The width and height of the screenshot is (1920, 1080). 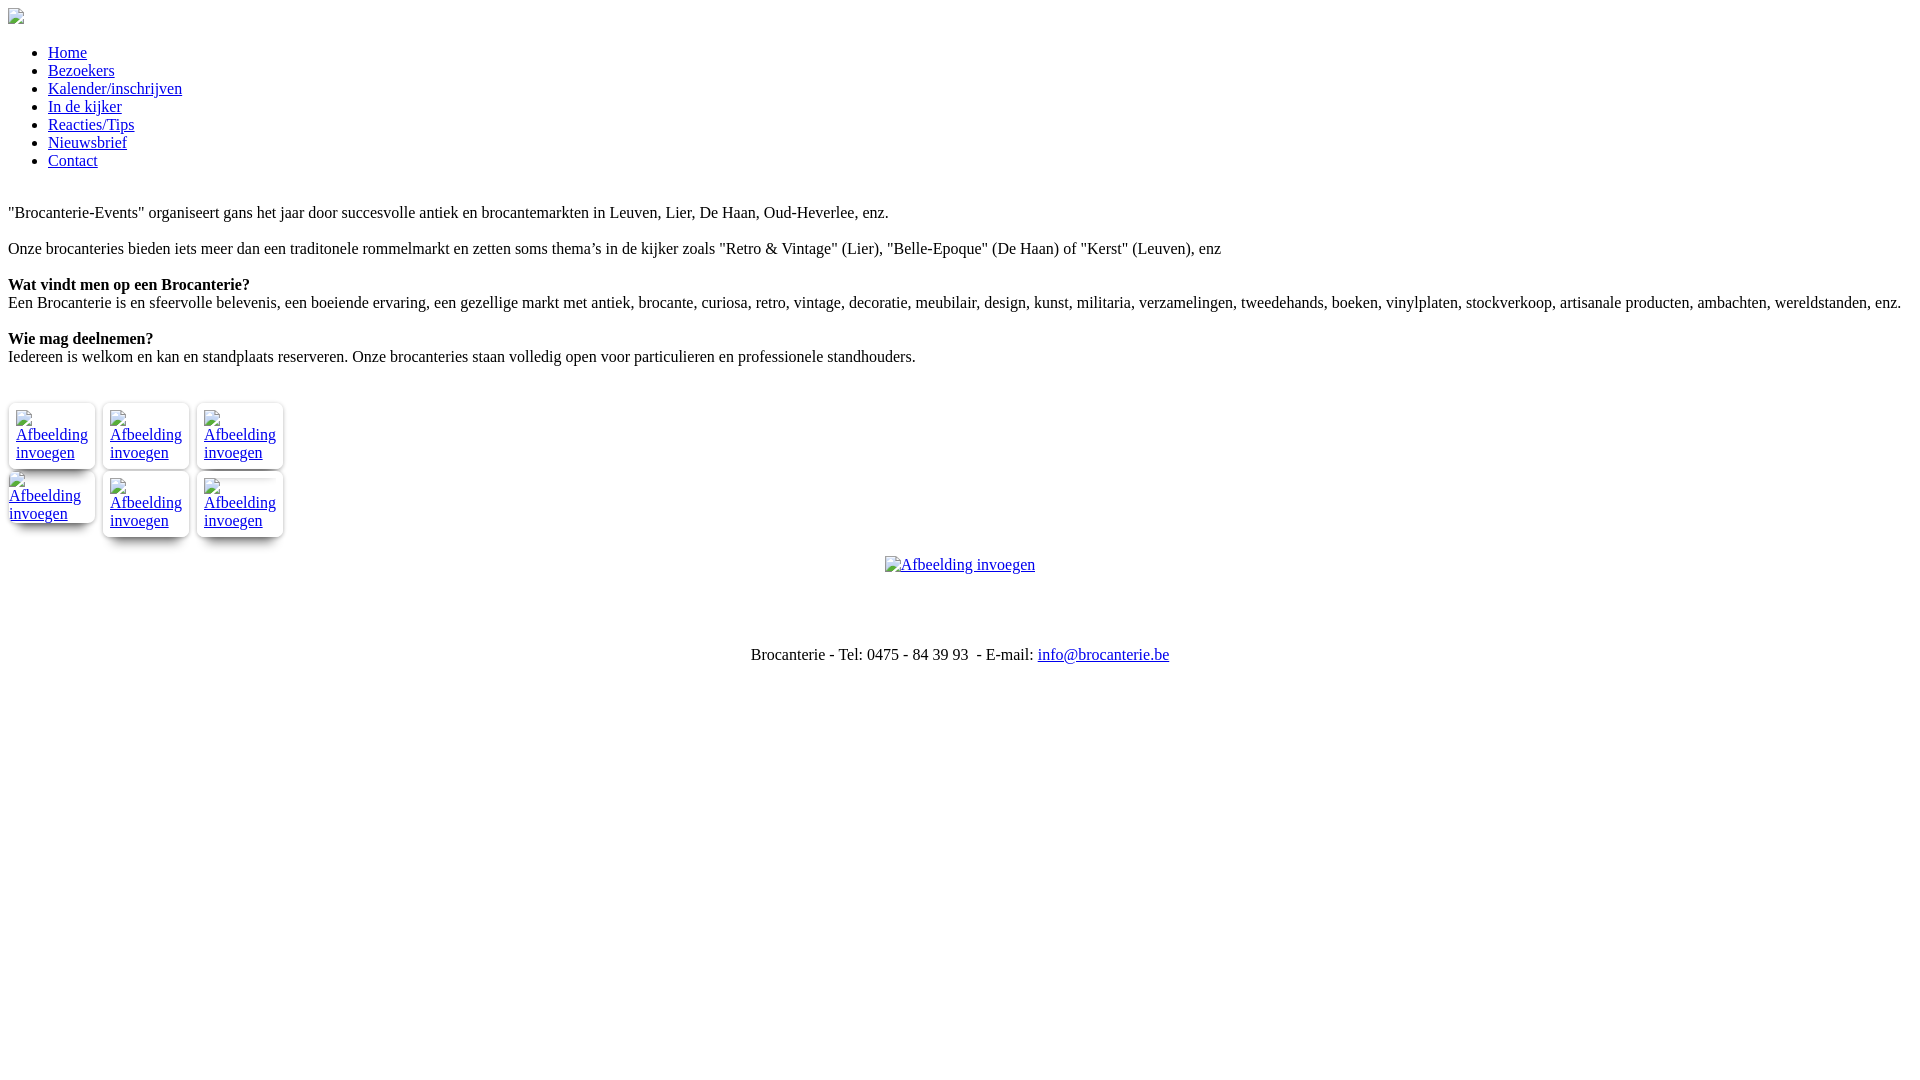 I want to click on 'Afbeelding invoegen', so click(x=101, y=519).